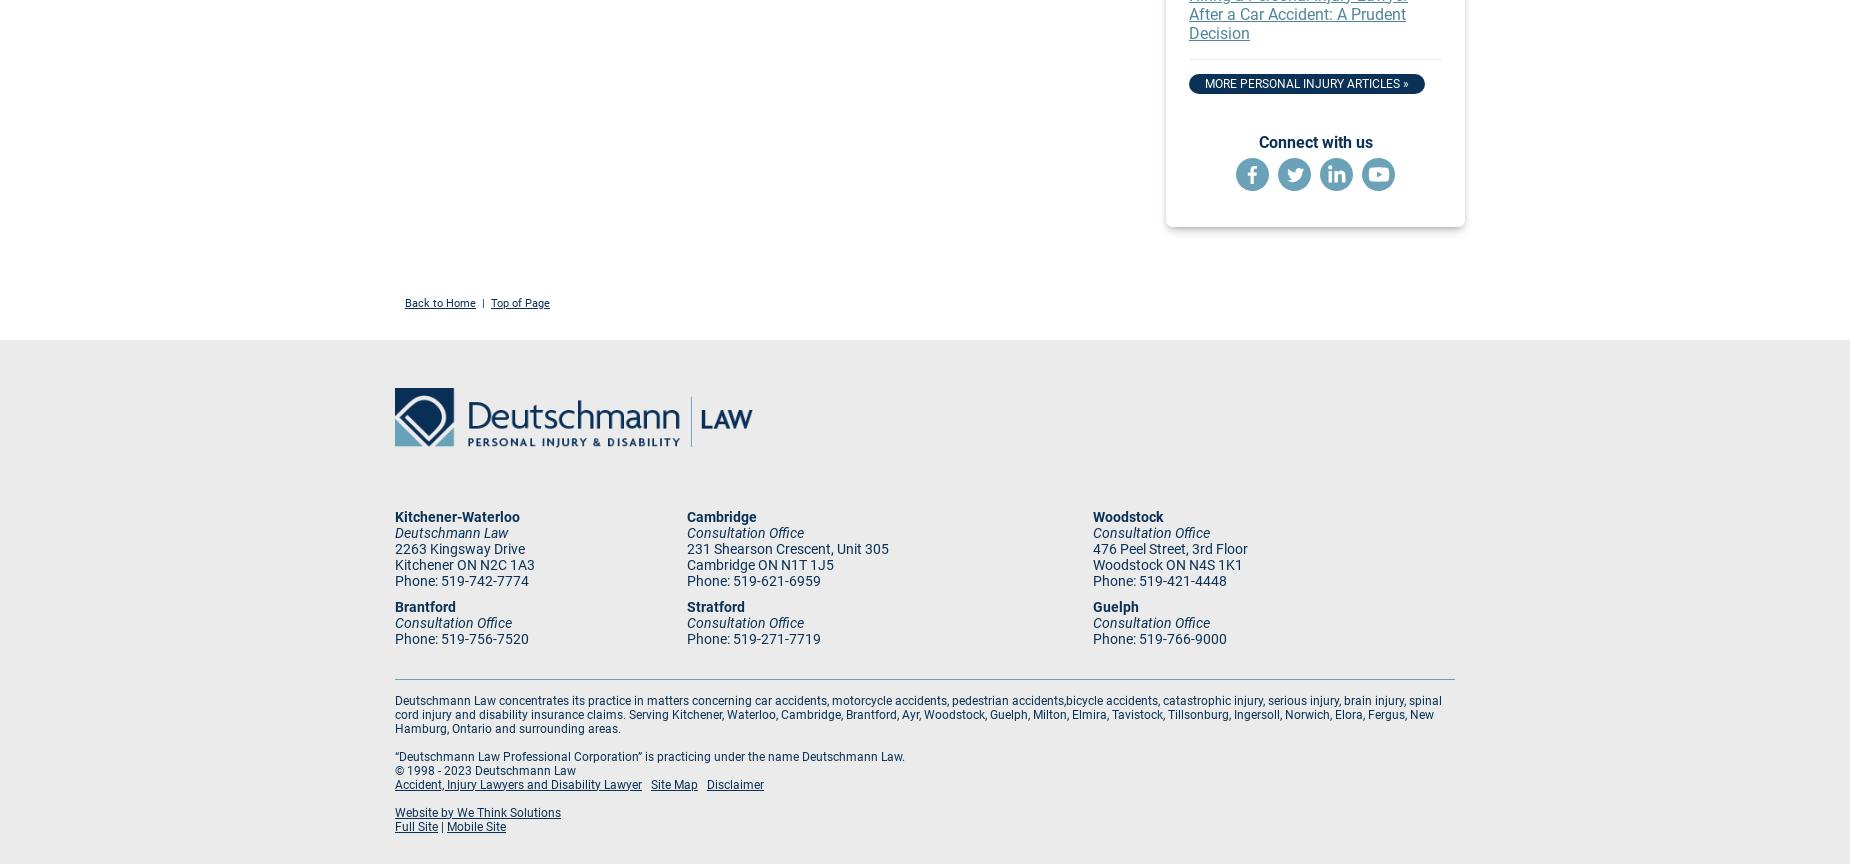 The image size is (1850, 864). What do you see at coordinates (496, 579) in the screenshot?
I see `'-742-7774'` at bounding box center [496, 579].